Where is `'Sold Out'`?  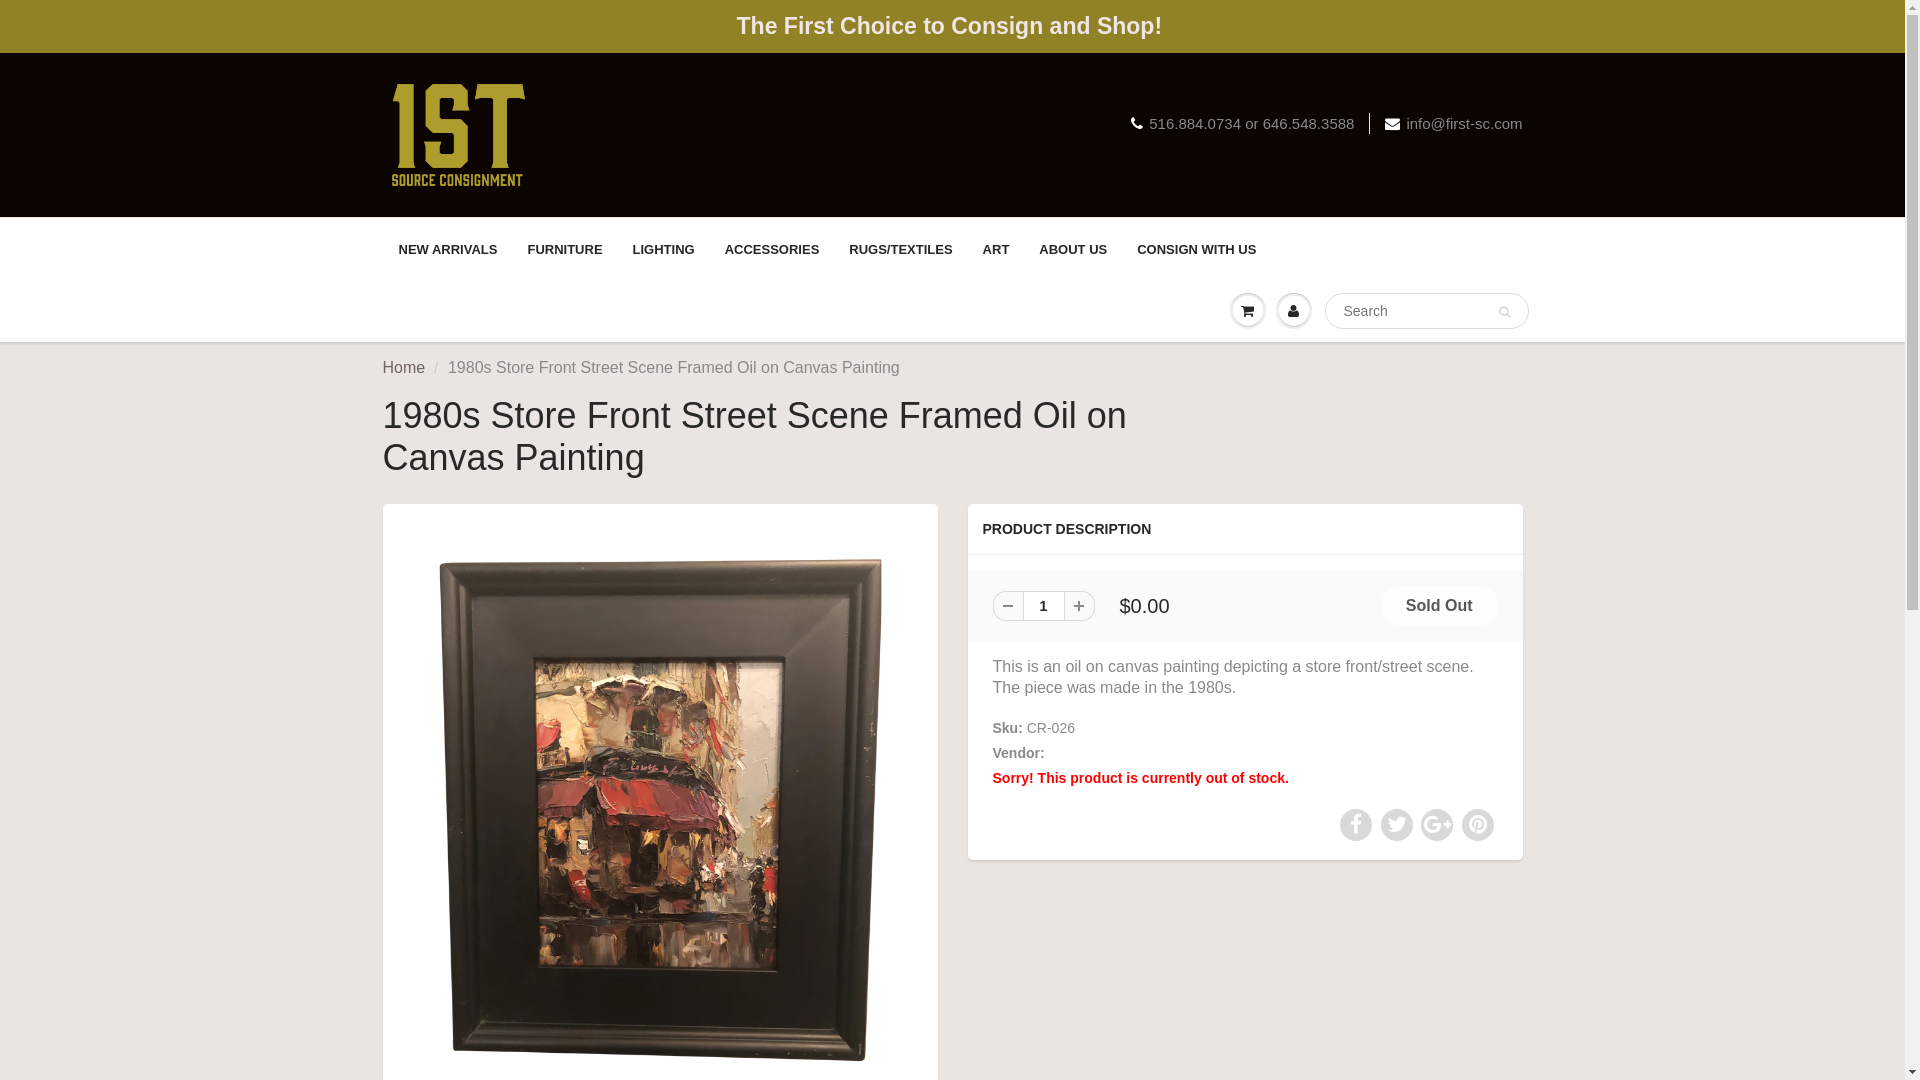 'Sold Out' is located at coordinates (1380, 604).